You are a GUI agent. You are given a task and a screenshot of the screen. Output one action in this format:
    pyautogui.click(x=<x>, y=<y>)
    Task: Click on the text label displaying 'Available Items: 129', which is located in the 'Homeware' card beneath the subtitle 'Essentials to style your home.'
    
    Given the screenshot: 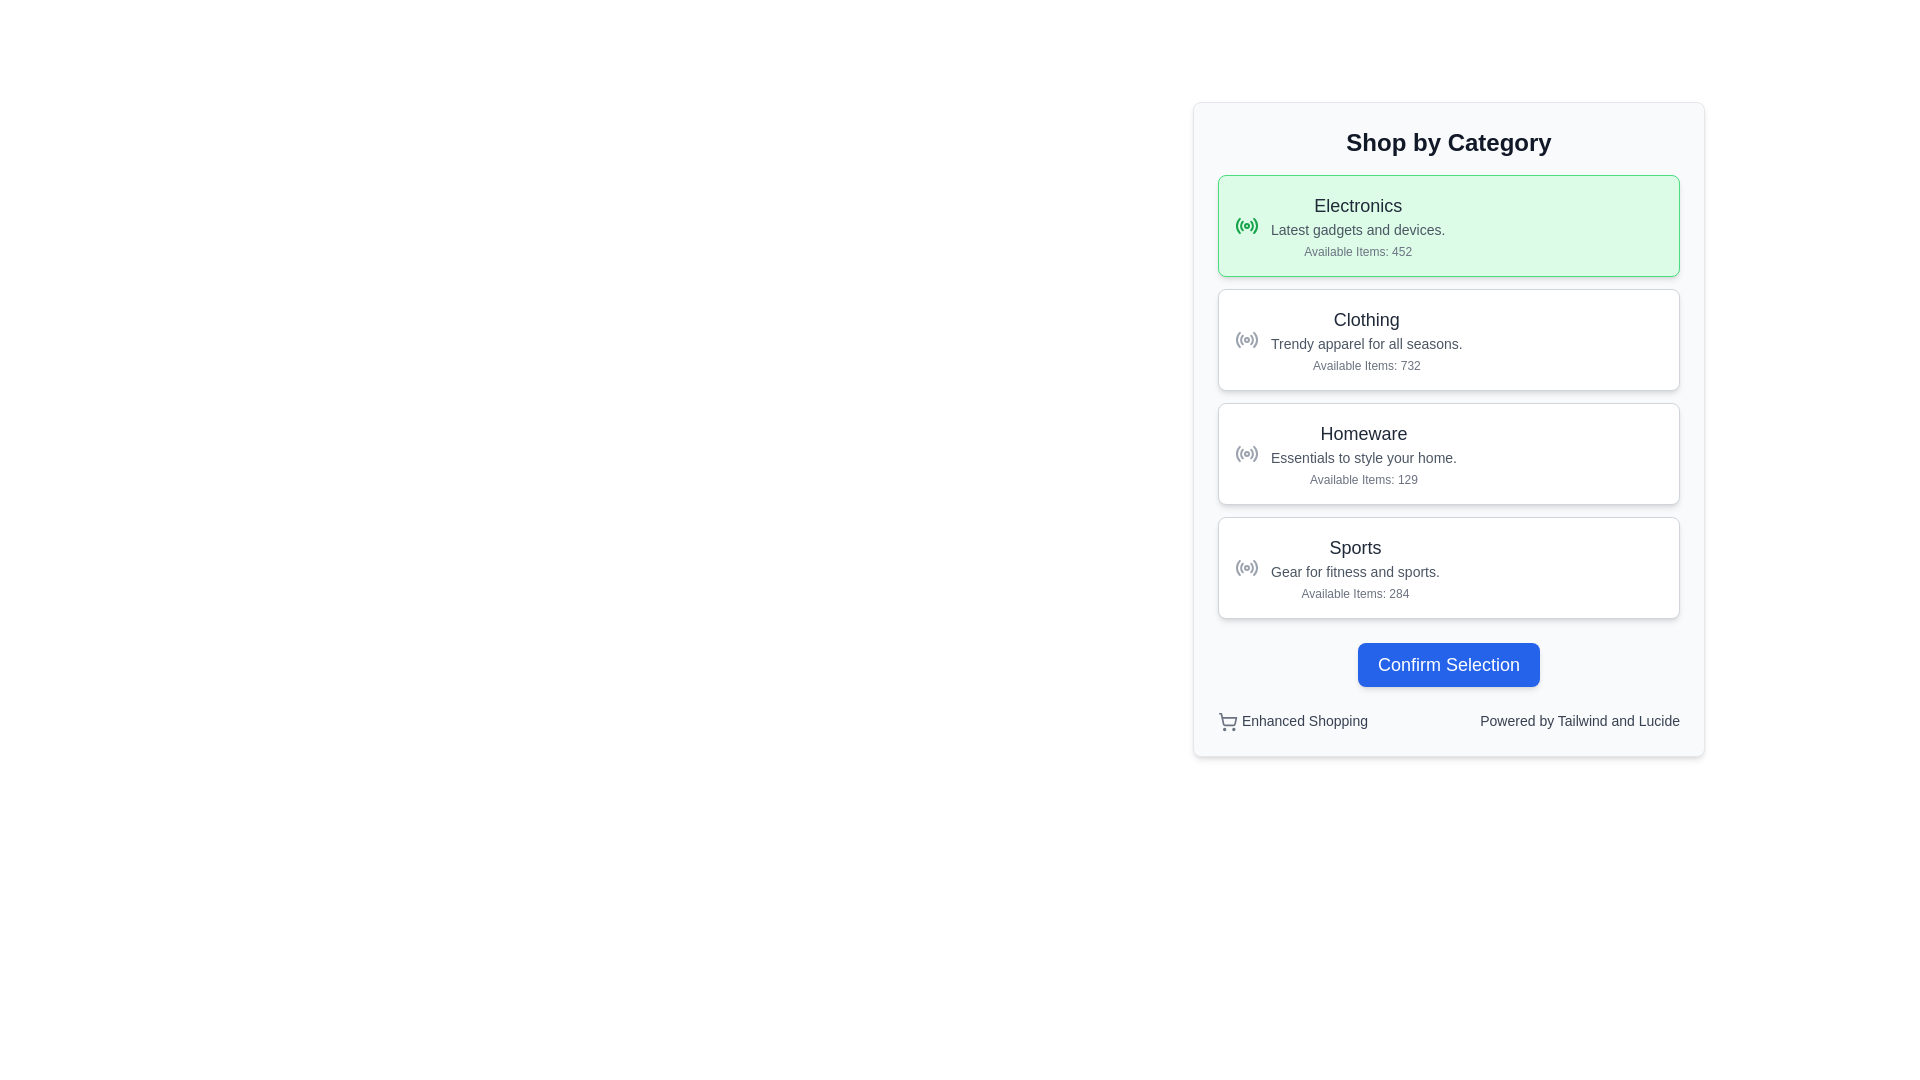 What is the action you would take?
    pyautogui.click(x=1362, y=479)
    